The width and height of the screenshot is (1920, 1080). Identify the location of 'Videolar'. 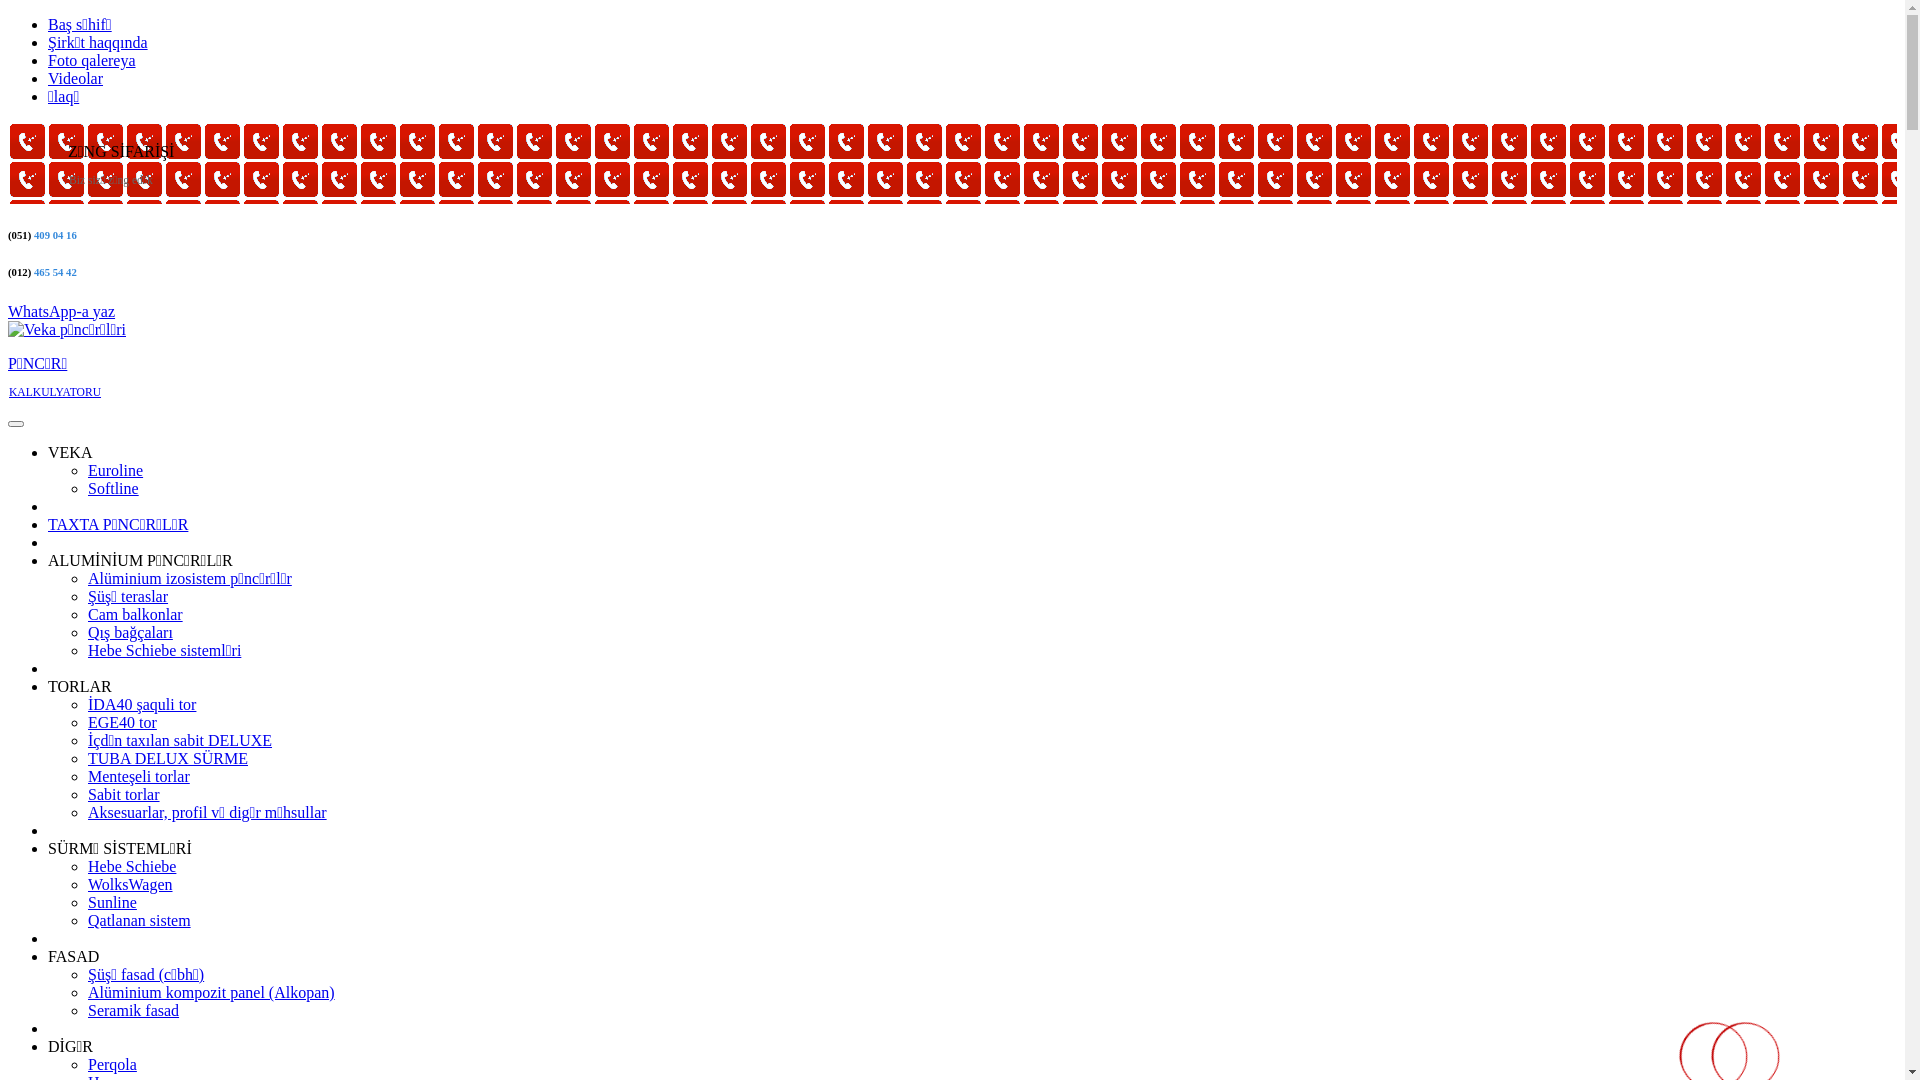
(75, 77).